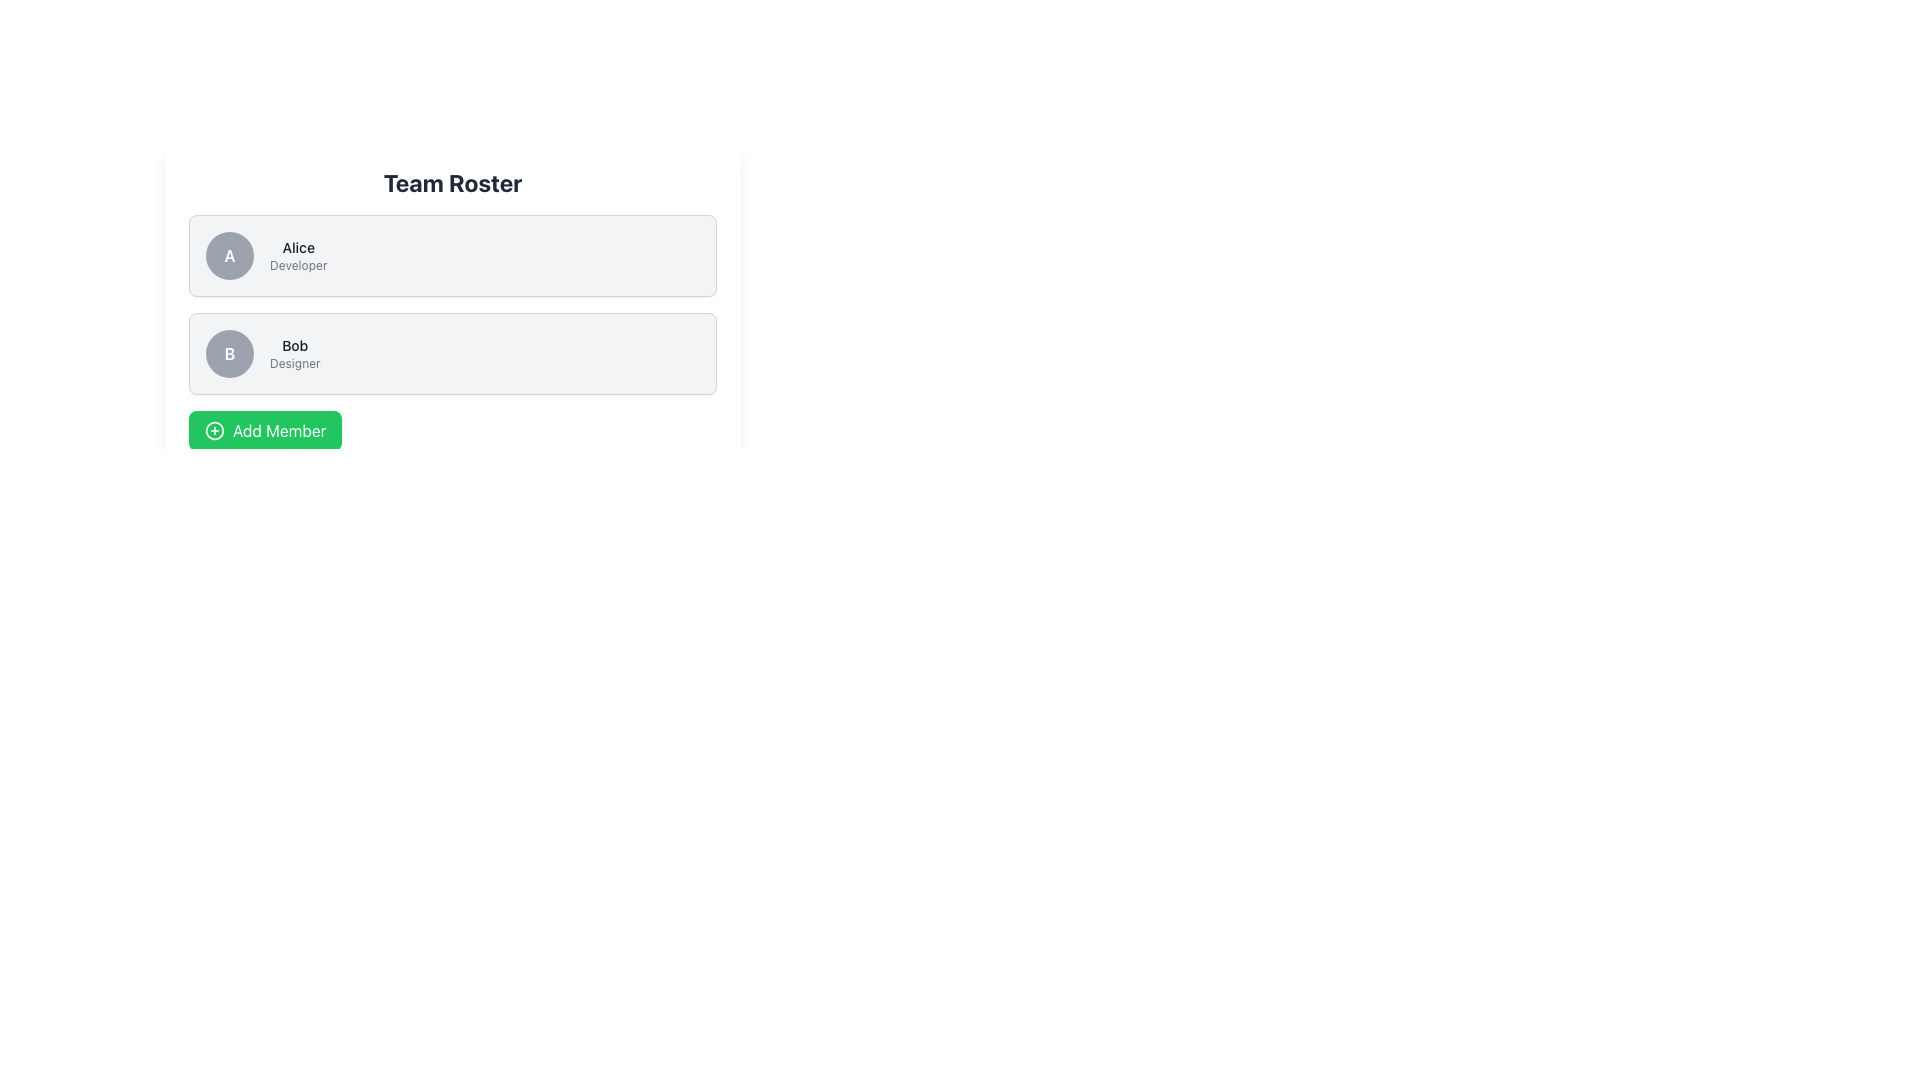 The image size is (1920, 1080). Describe the element at coordinates (294, 353) in the screenshot. I see `the text label displaying the name 'Bob' and title 'Designer', which is located in the second row of the user listing interface, to the right of the circular avatar with the initial 'B'` at that location.